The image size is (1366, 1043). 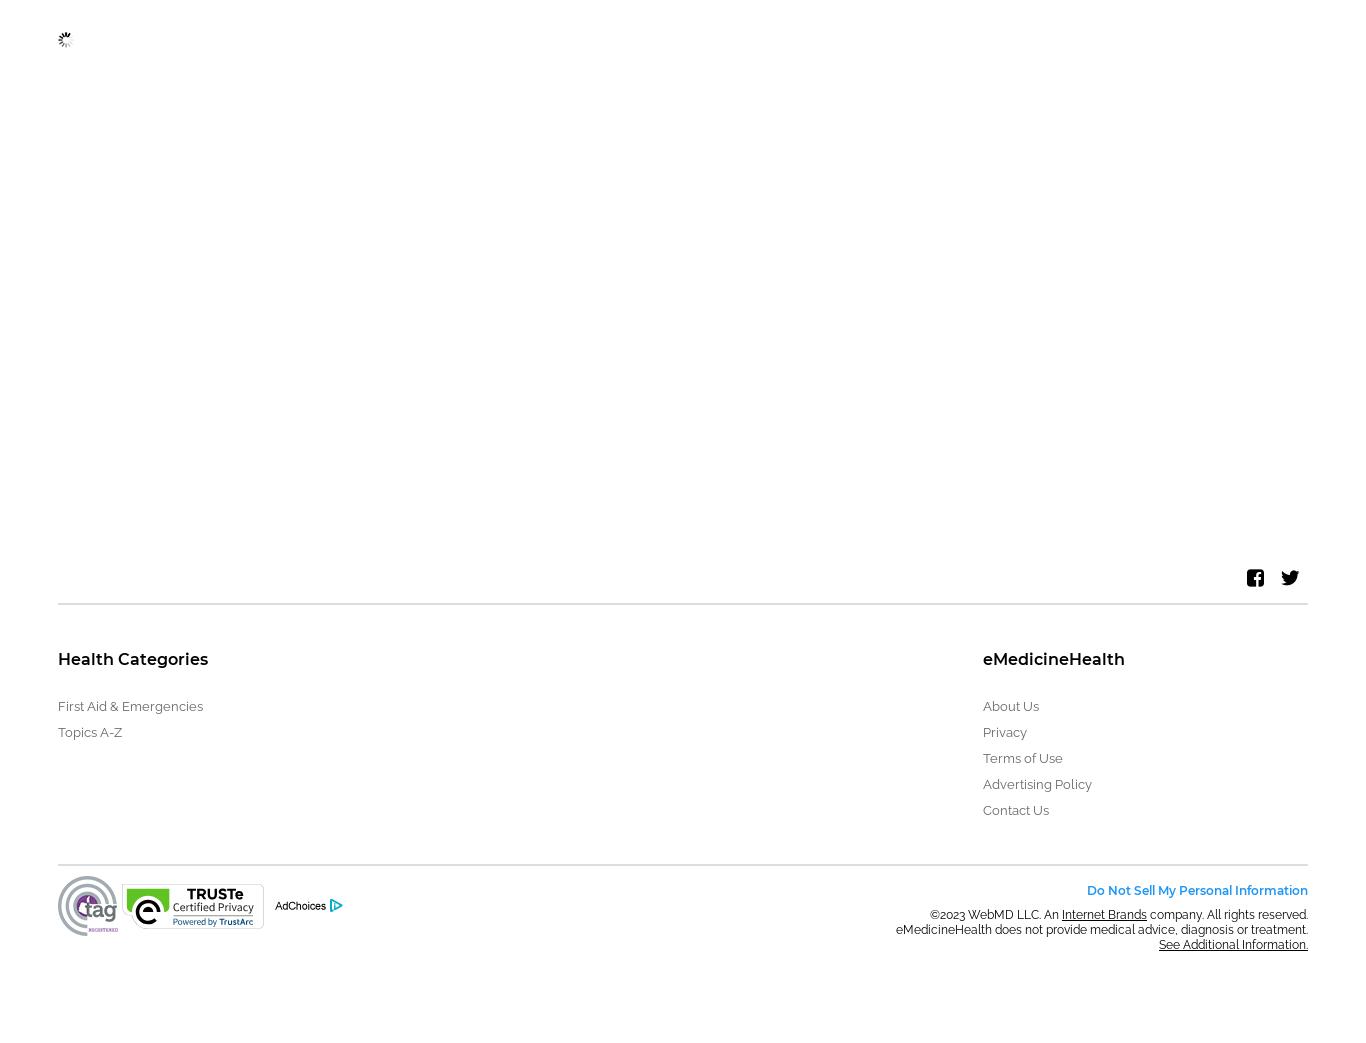 I want to click on 'Internet Brands', so click(x=1103, y=914).